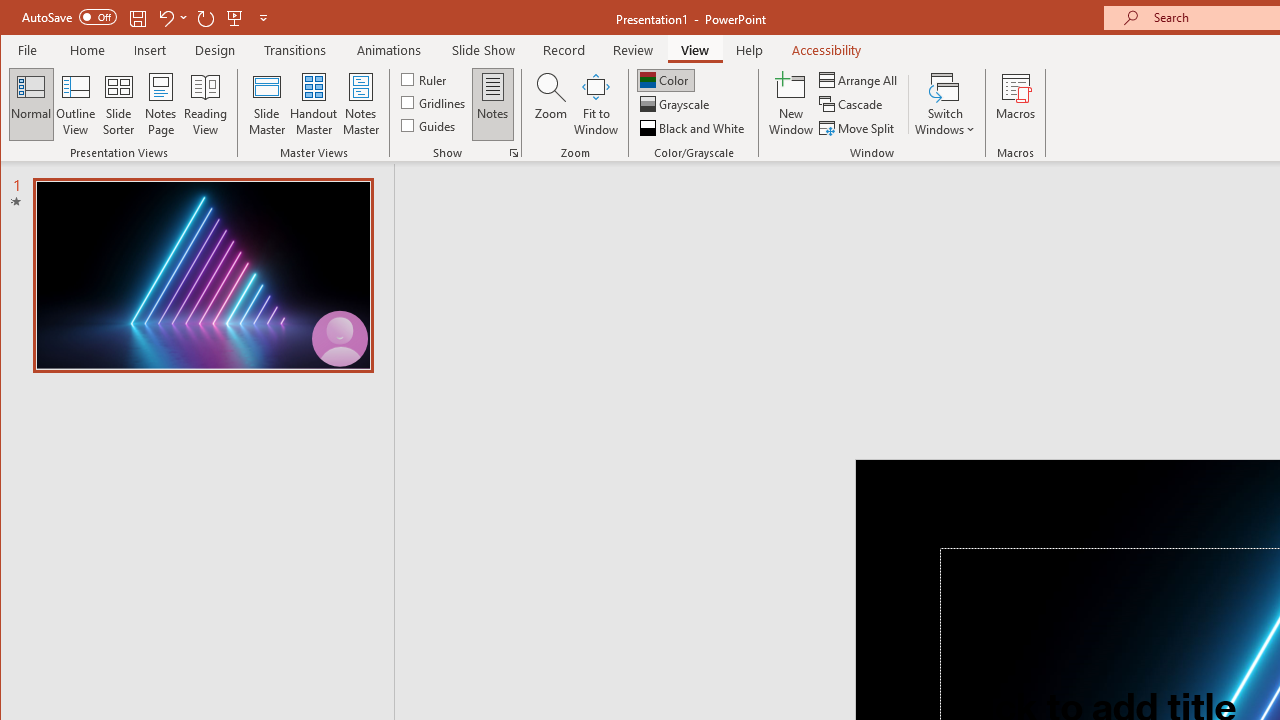  Describe the element at coordinates (944, 104) in the screenshot. I see `'Switch Windows'` at that location.